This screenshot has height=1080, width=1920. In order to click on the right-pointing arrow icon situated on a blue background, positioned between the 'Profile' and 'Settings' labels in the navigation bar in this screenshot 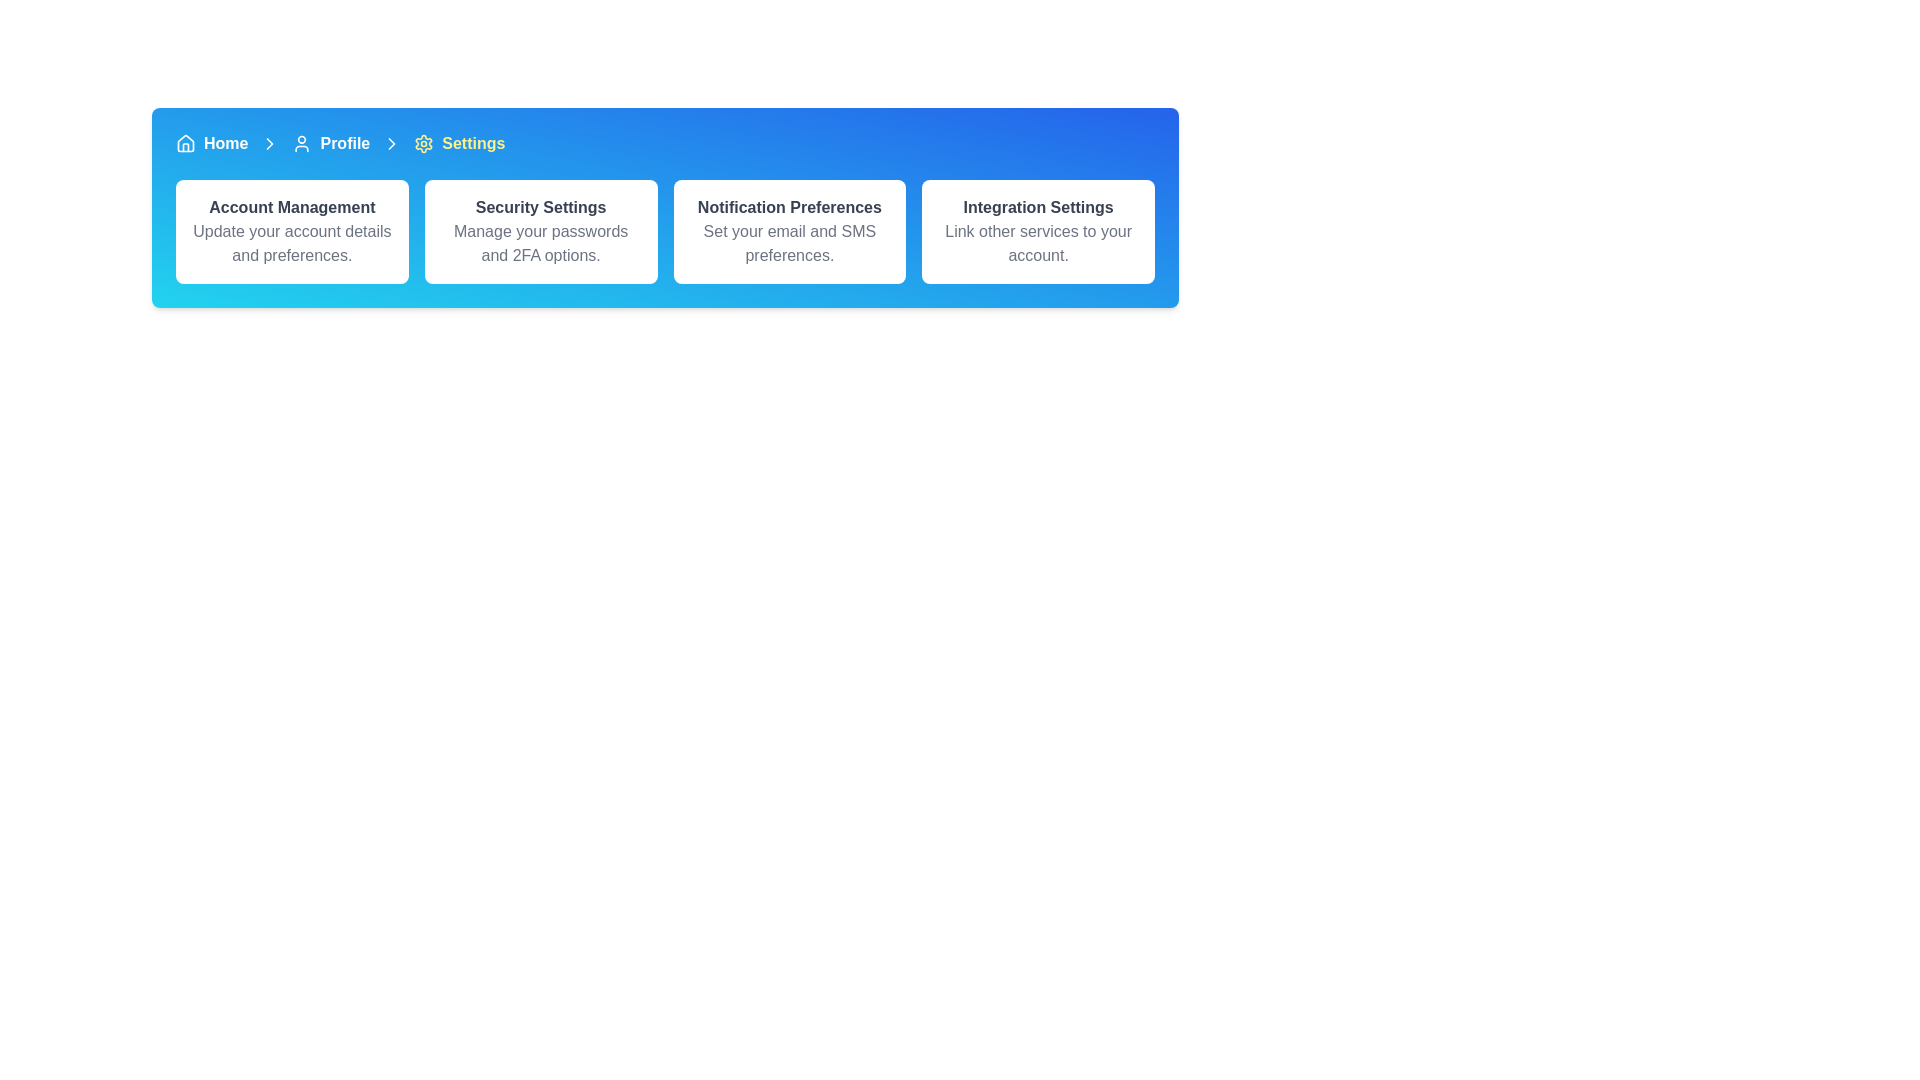, I will do `click(392, 142)`.